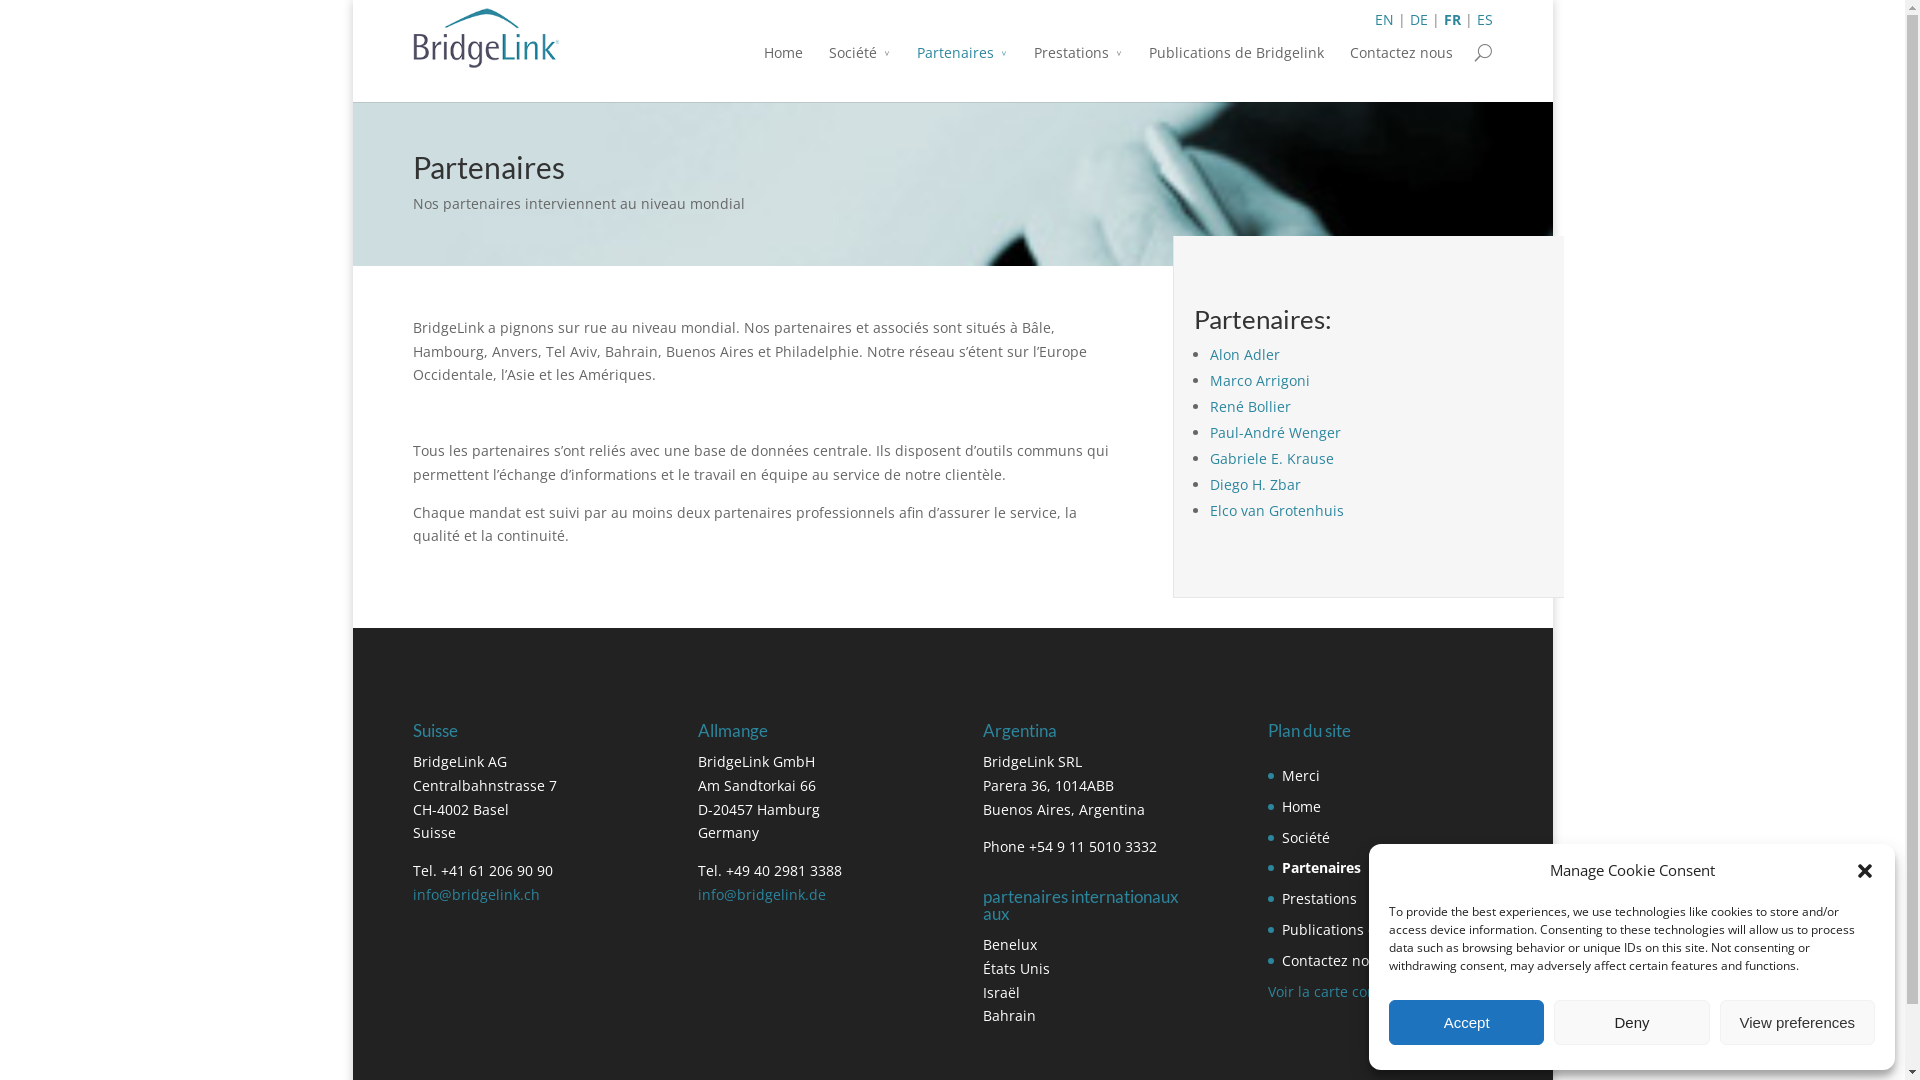 This screenshot has height=1080, width=1920. What do you see at coordinates (1254, 484) in the screenshot?
I see `'Diego H. Zbar'` at bounding box center [1254, 484].